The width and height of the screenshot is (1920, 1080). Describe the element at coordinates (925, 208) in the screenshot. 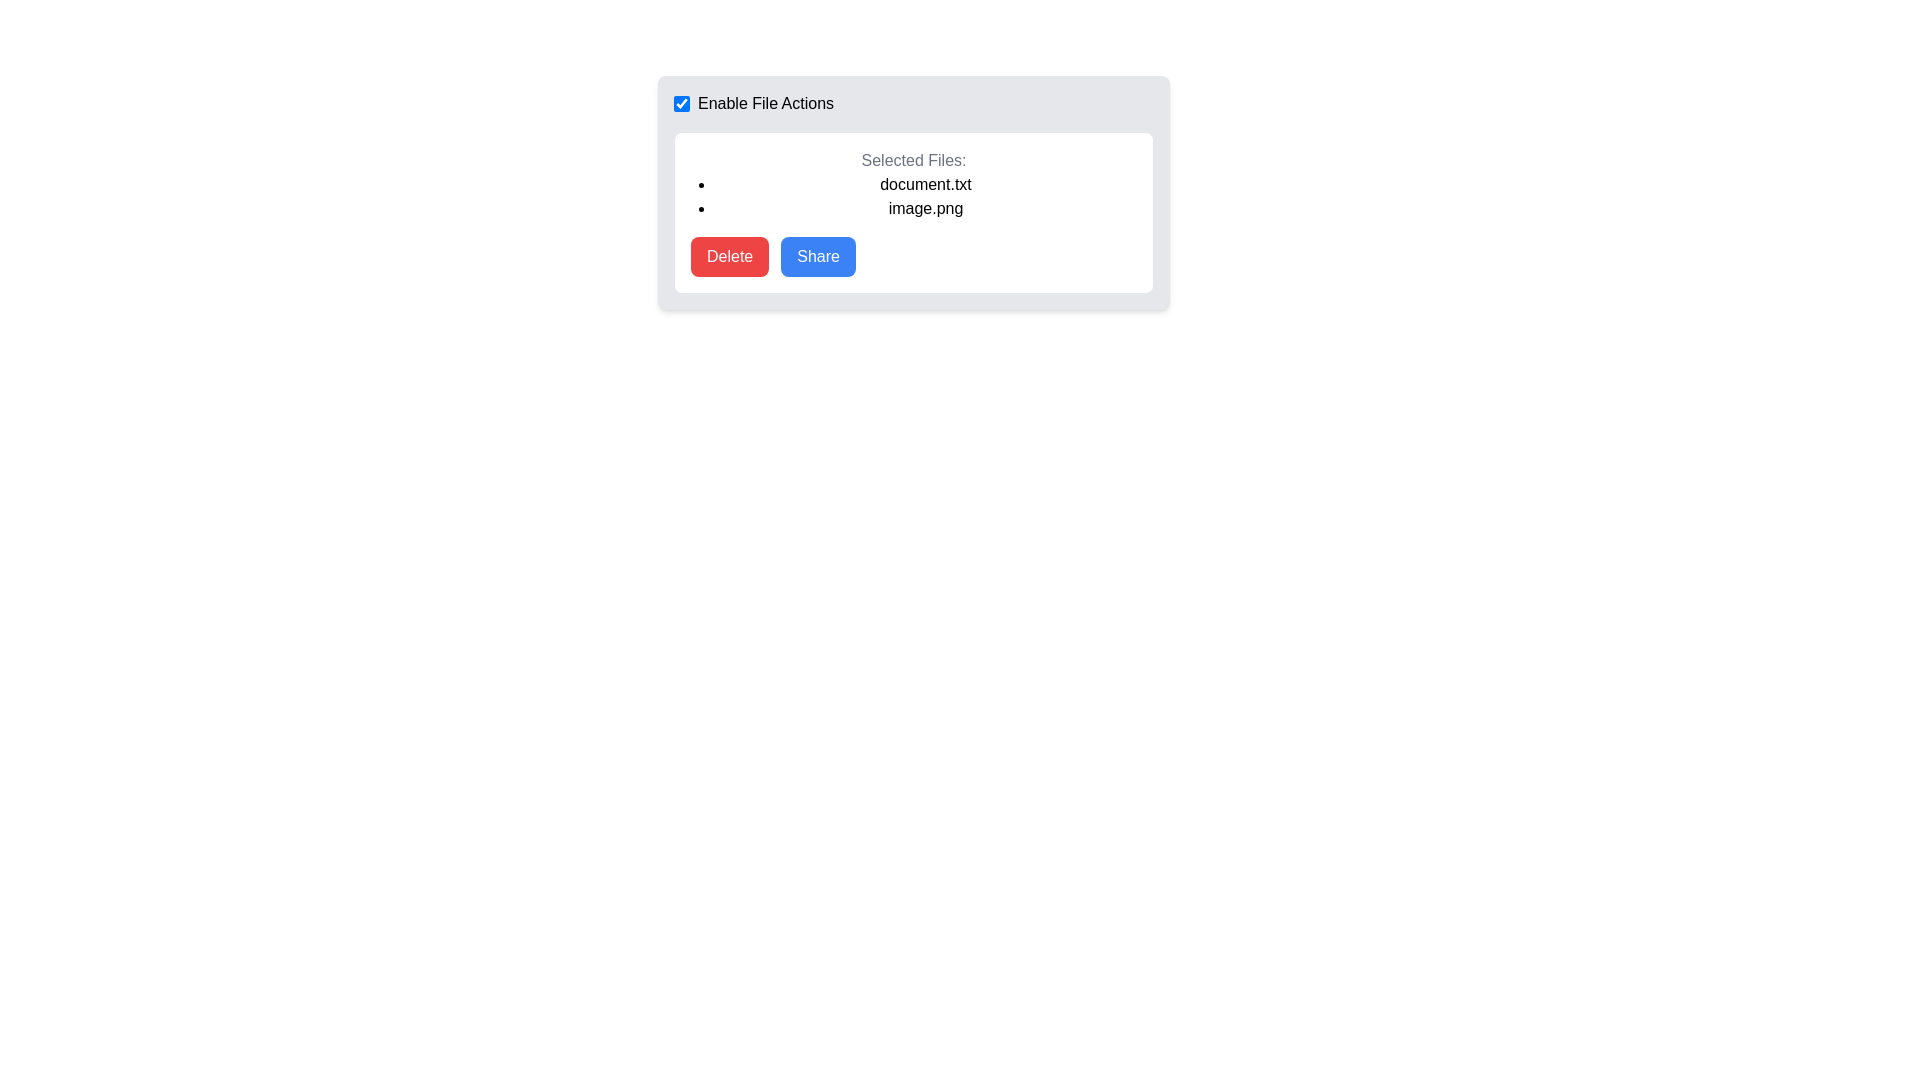

I see `the text label displaying the file name 'image.png'` at that location.